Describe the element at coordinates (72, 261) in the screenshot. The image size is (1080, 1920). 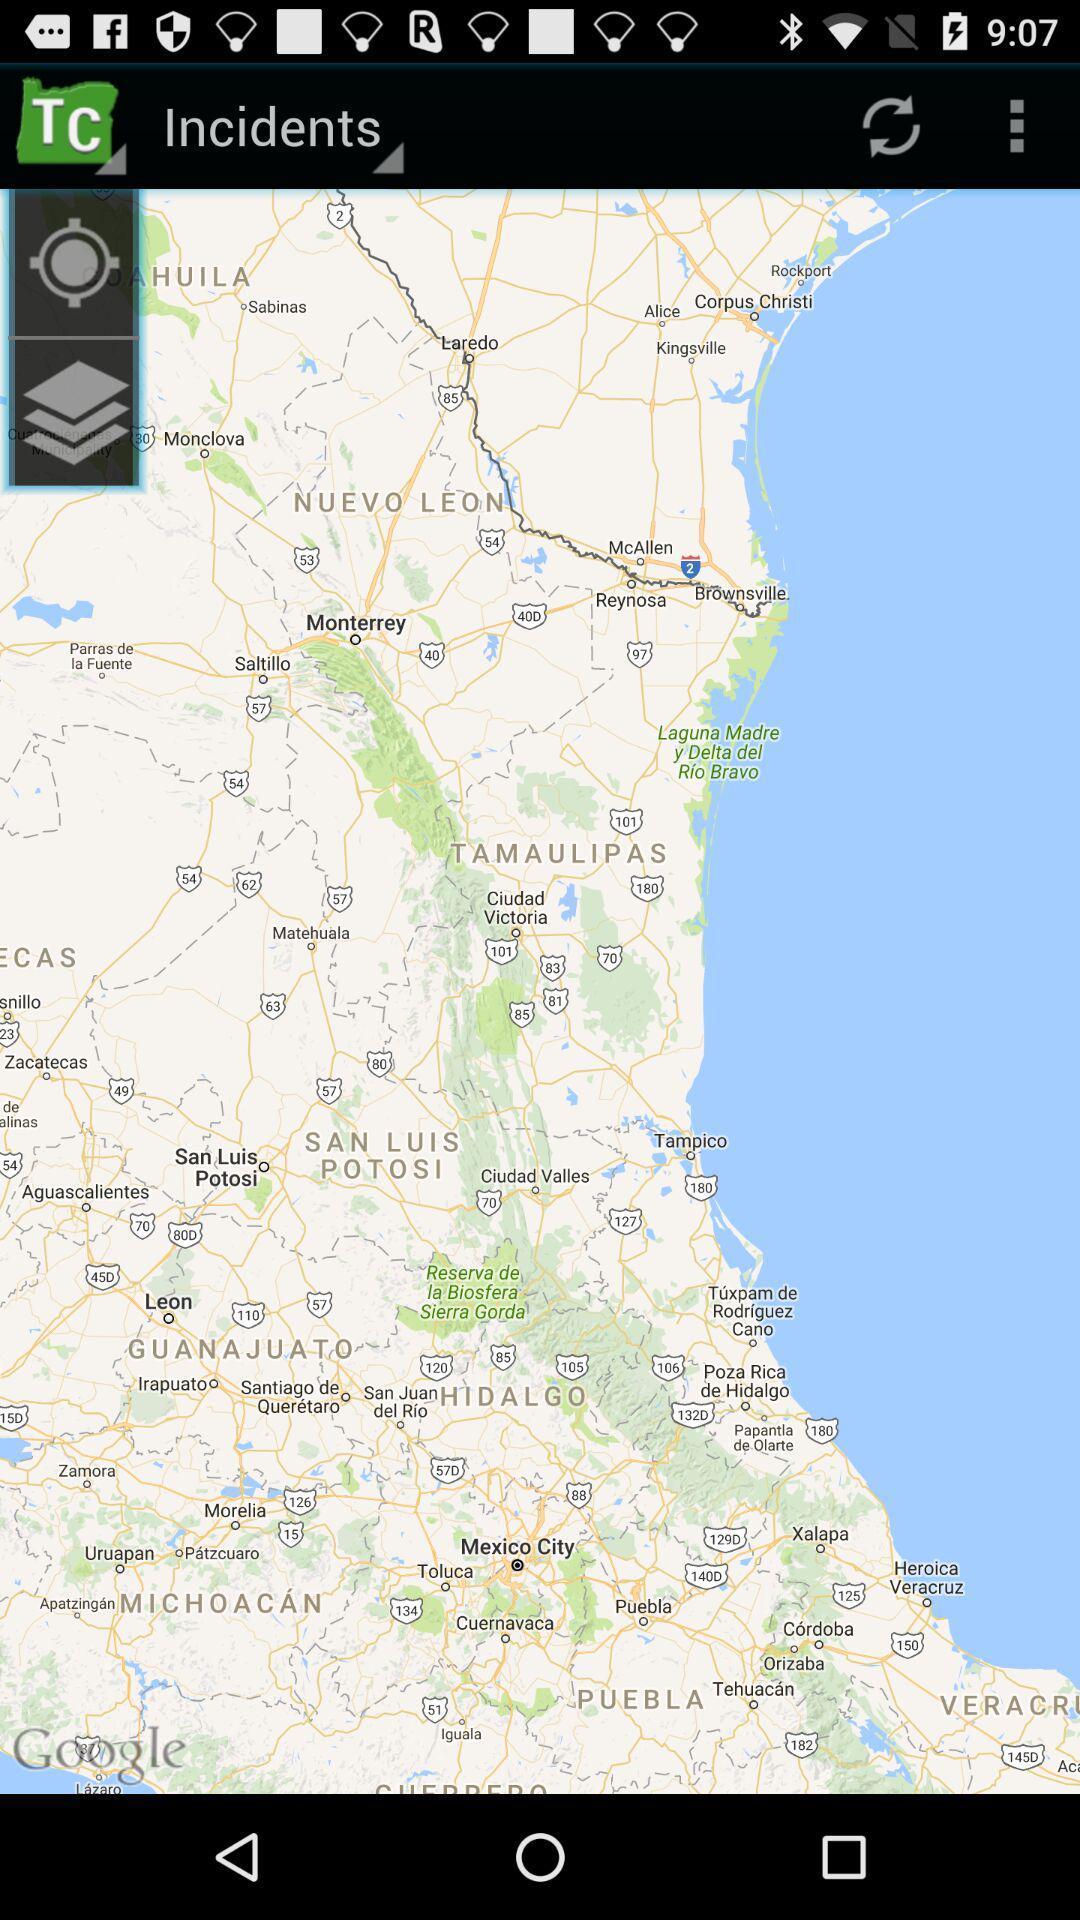
I see `icon next to the incidents app` at that location.